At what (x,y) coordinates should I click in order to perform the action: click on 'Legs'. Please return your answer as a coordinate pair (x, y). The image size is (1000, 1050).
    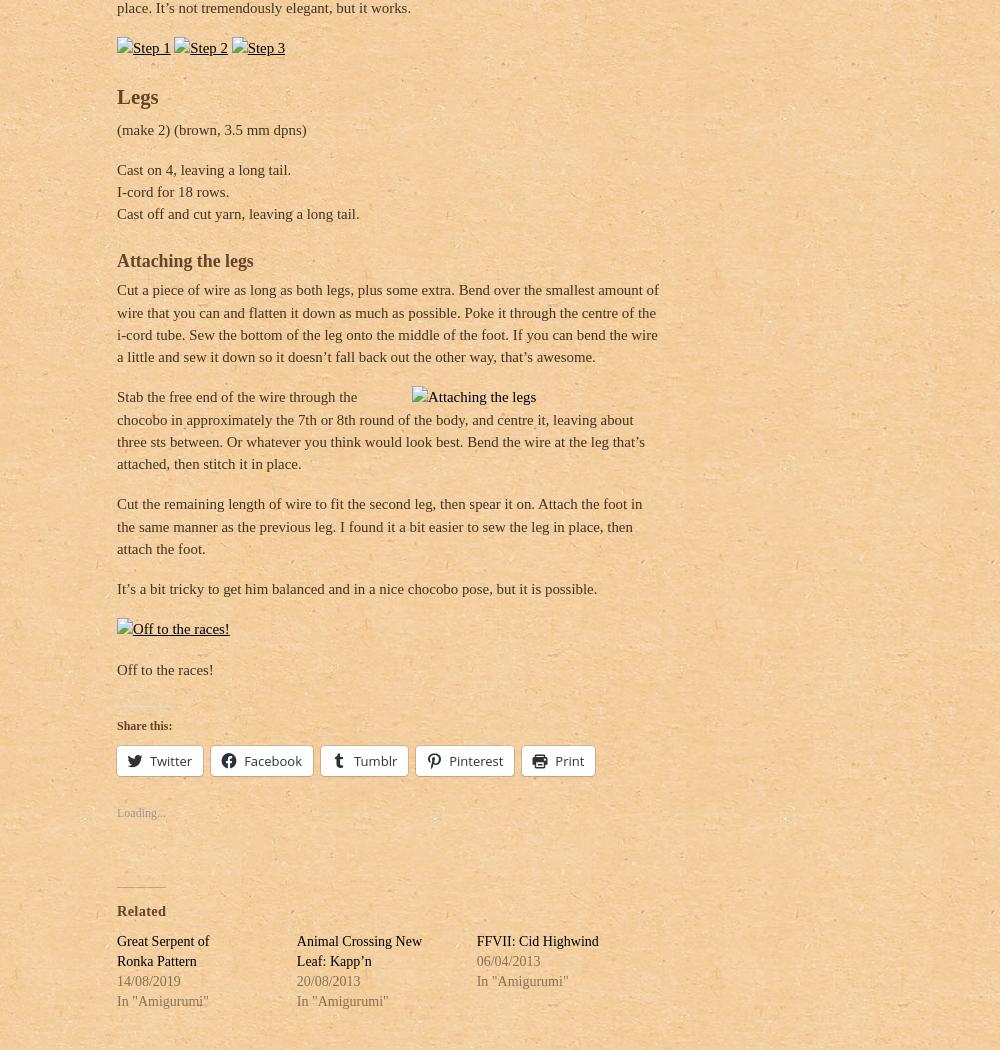
    Looking at the image, I should click on (116, 95).